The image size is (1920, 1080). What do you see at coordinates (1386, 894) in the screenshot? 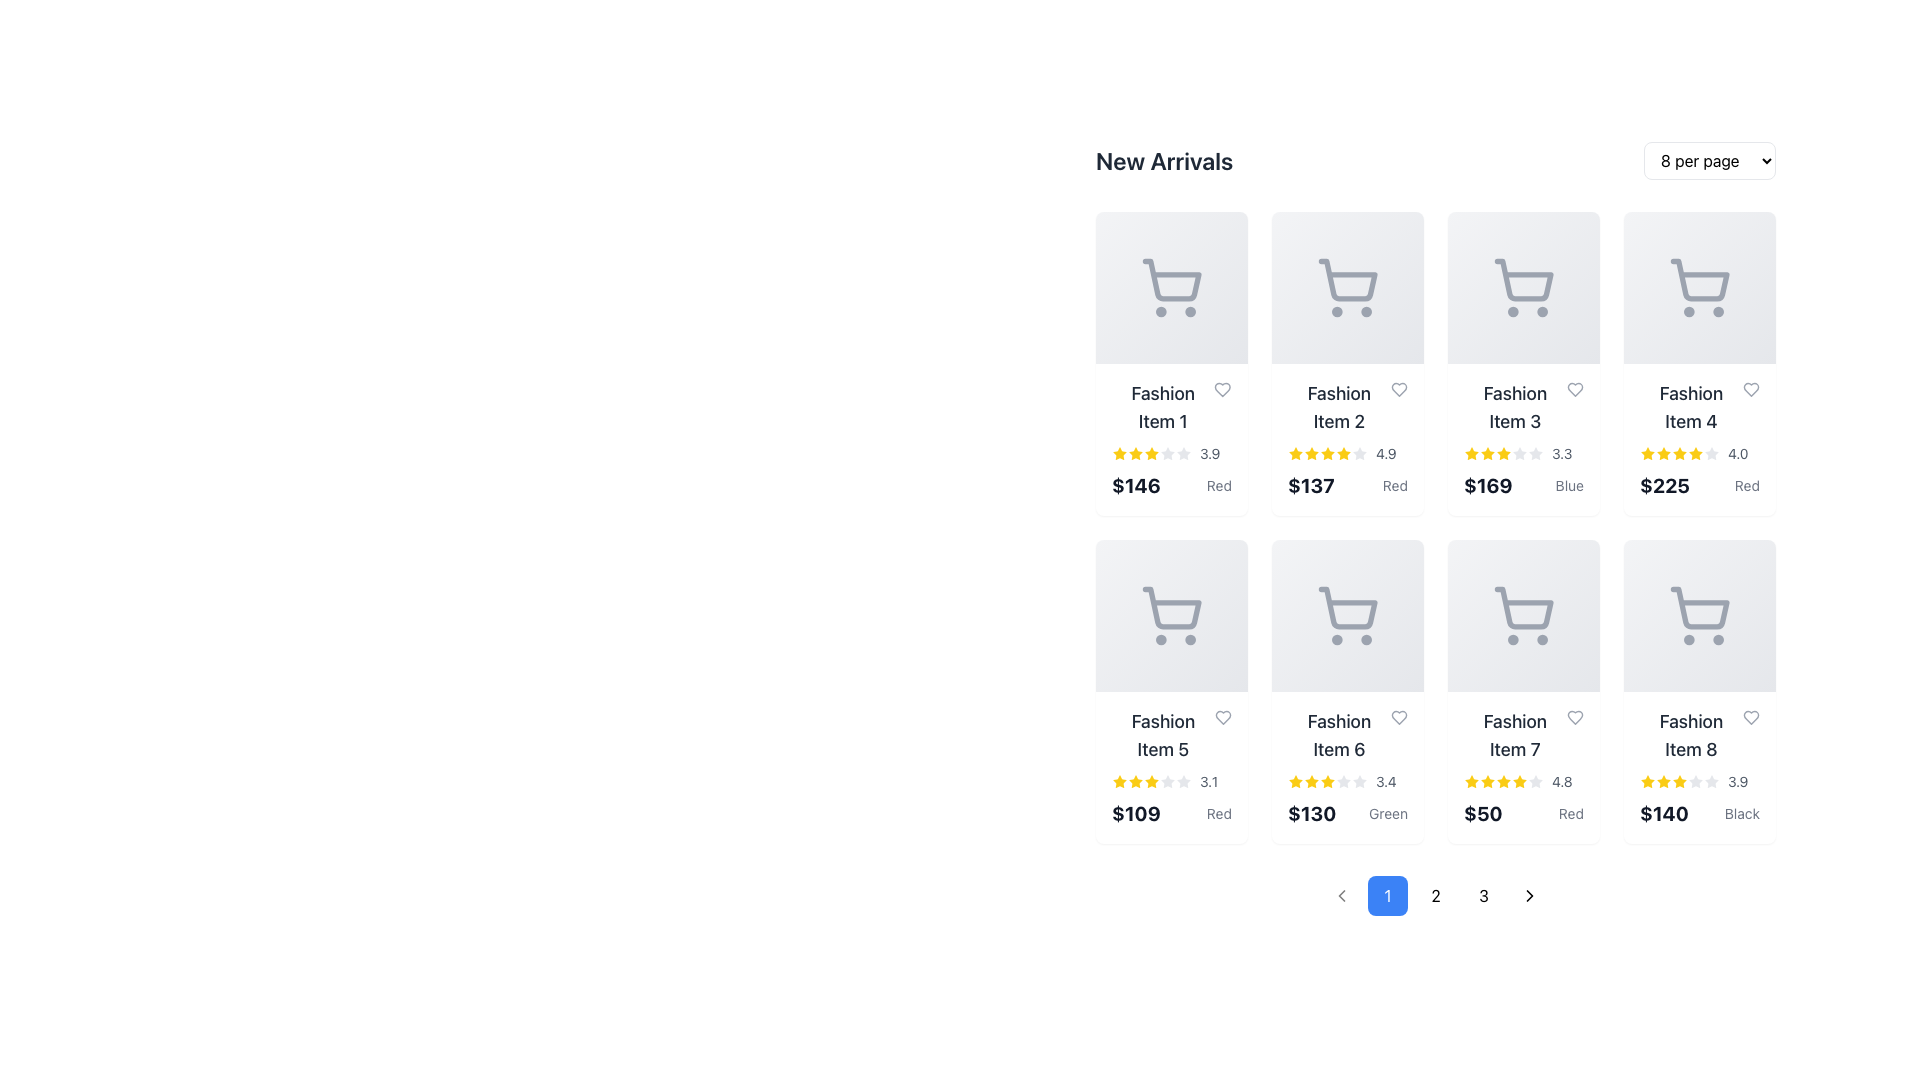
I see `the first pagination button located at the bottom center of the interface` at bounding box center [1386, 894].